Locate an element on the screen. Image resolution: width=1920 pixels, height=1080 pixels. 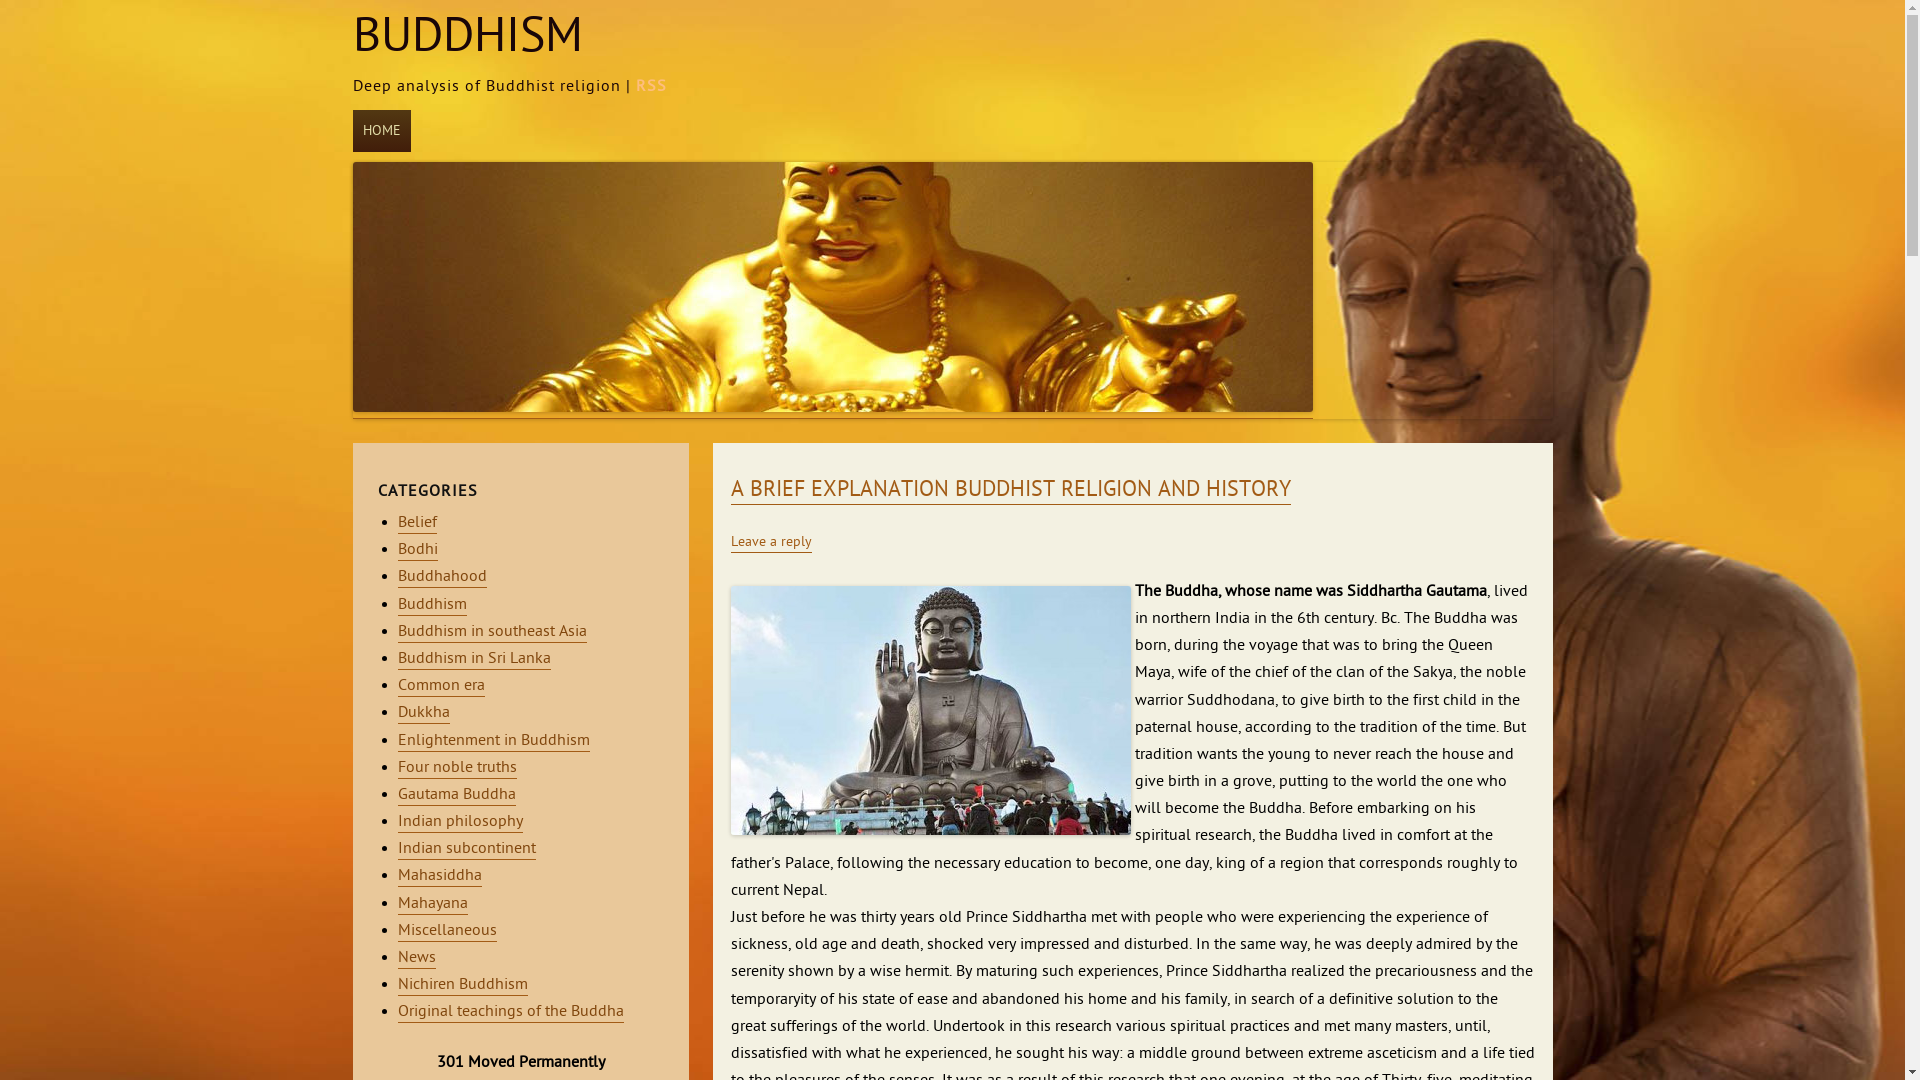
'Bodhi' is located at coordinates (416, 550).